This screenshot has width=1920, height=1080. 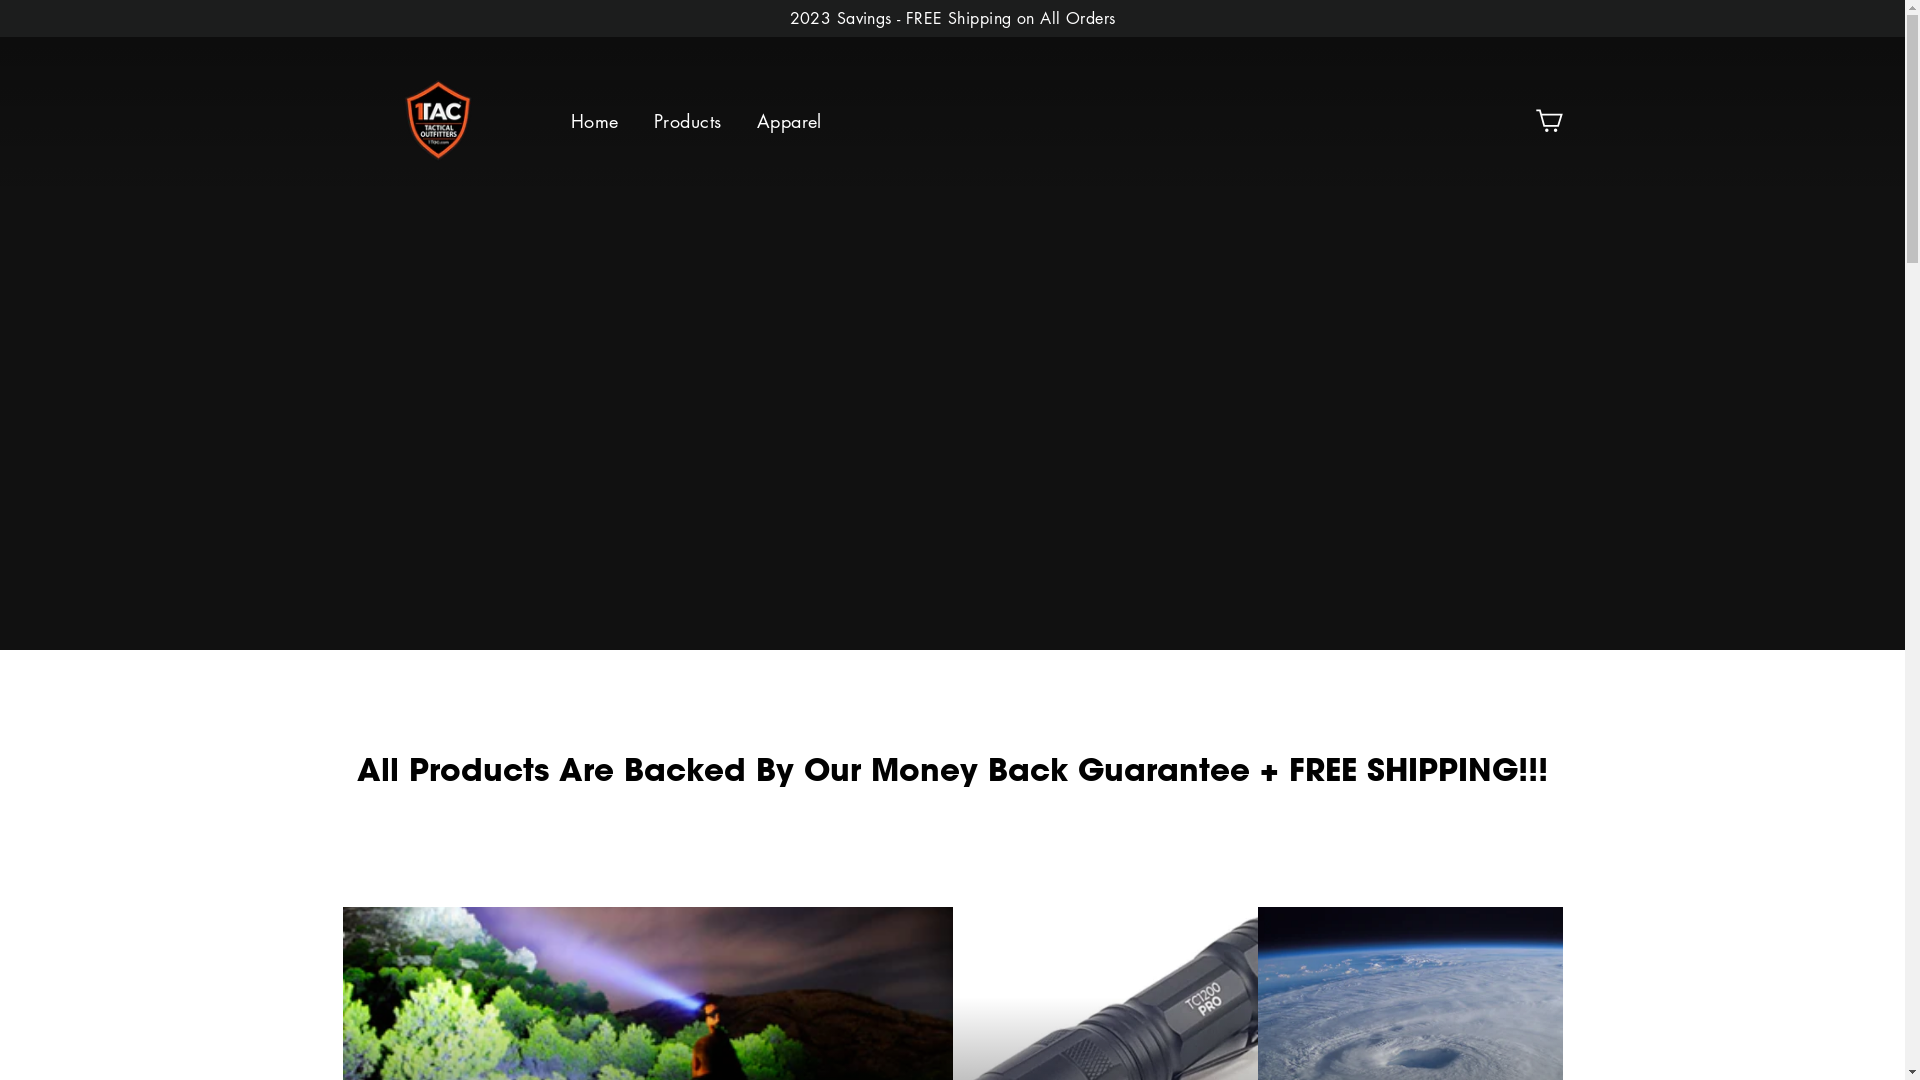 I want to click on 'Apparel', so click(x=788, y=122).